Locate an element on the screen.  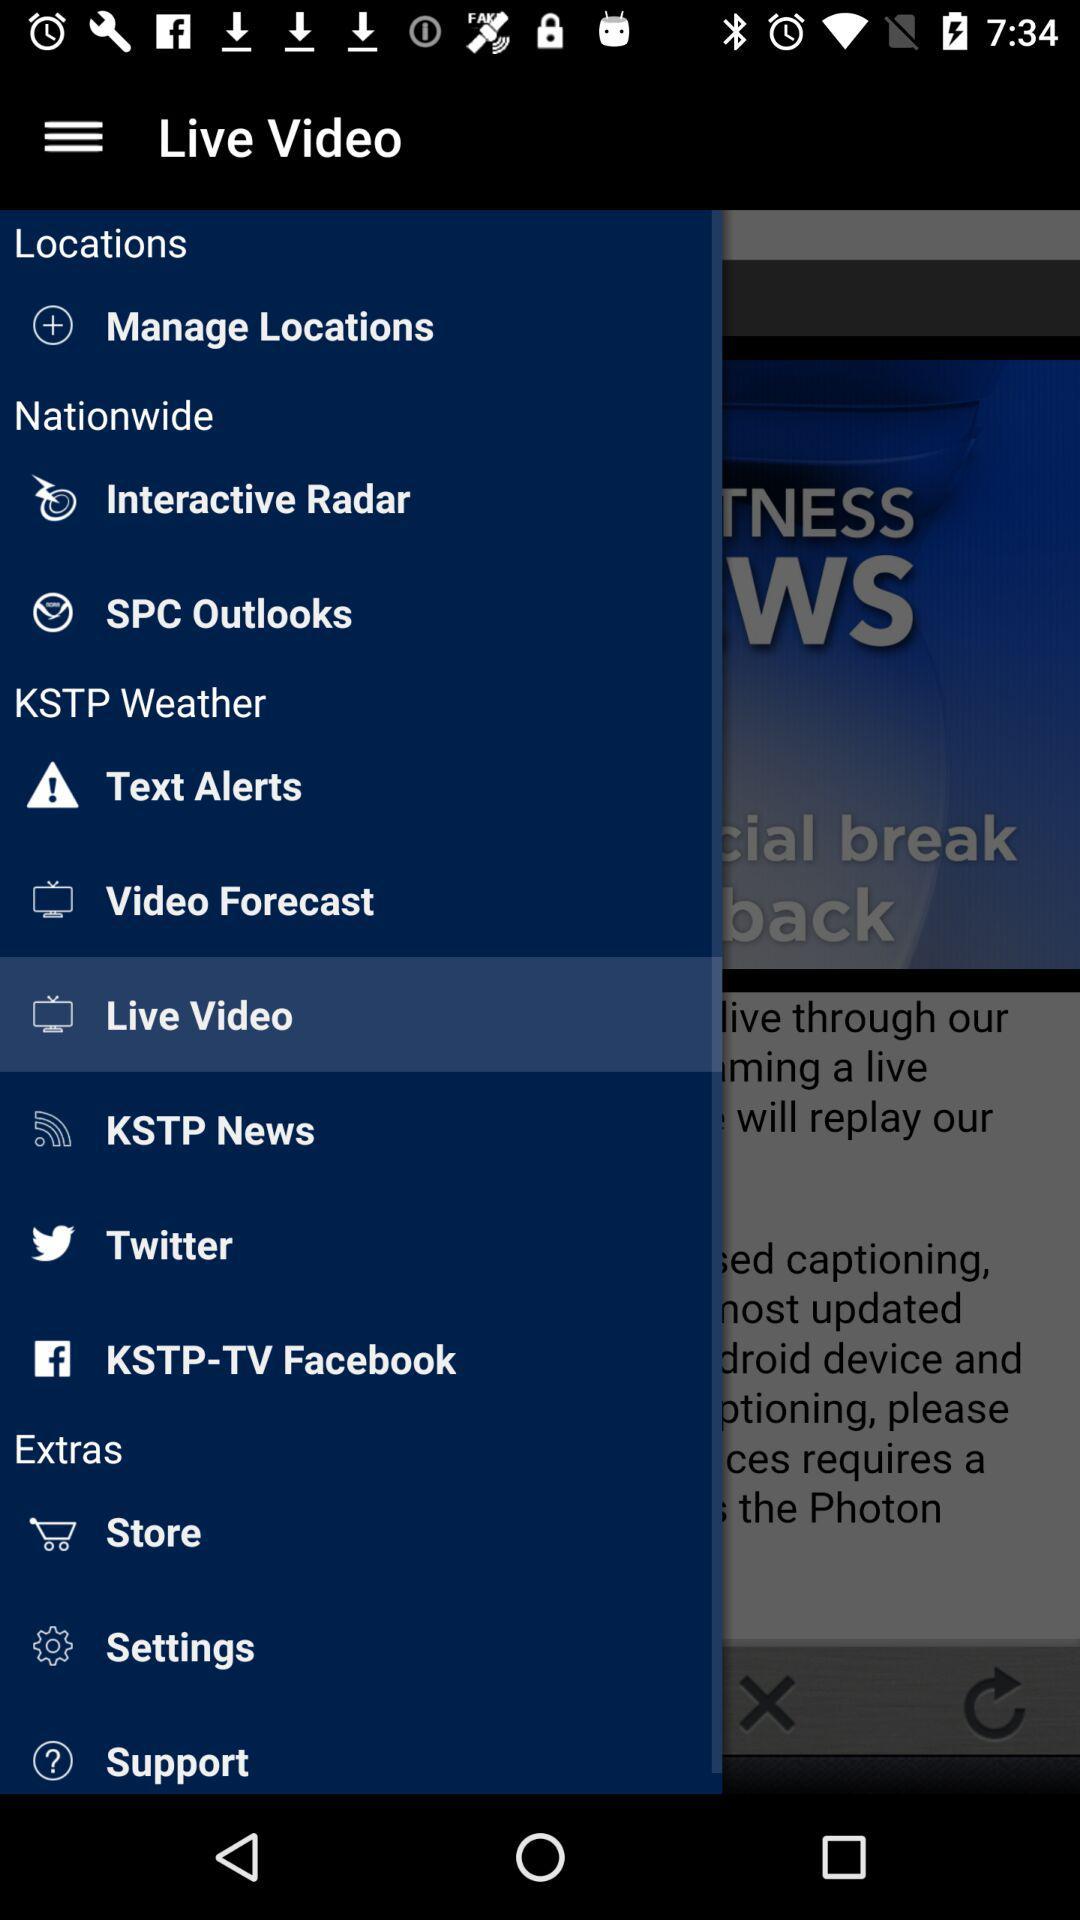
the menu icon is located at coordinates (72, 135).